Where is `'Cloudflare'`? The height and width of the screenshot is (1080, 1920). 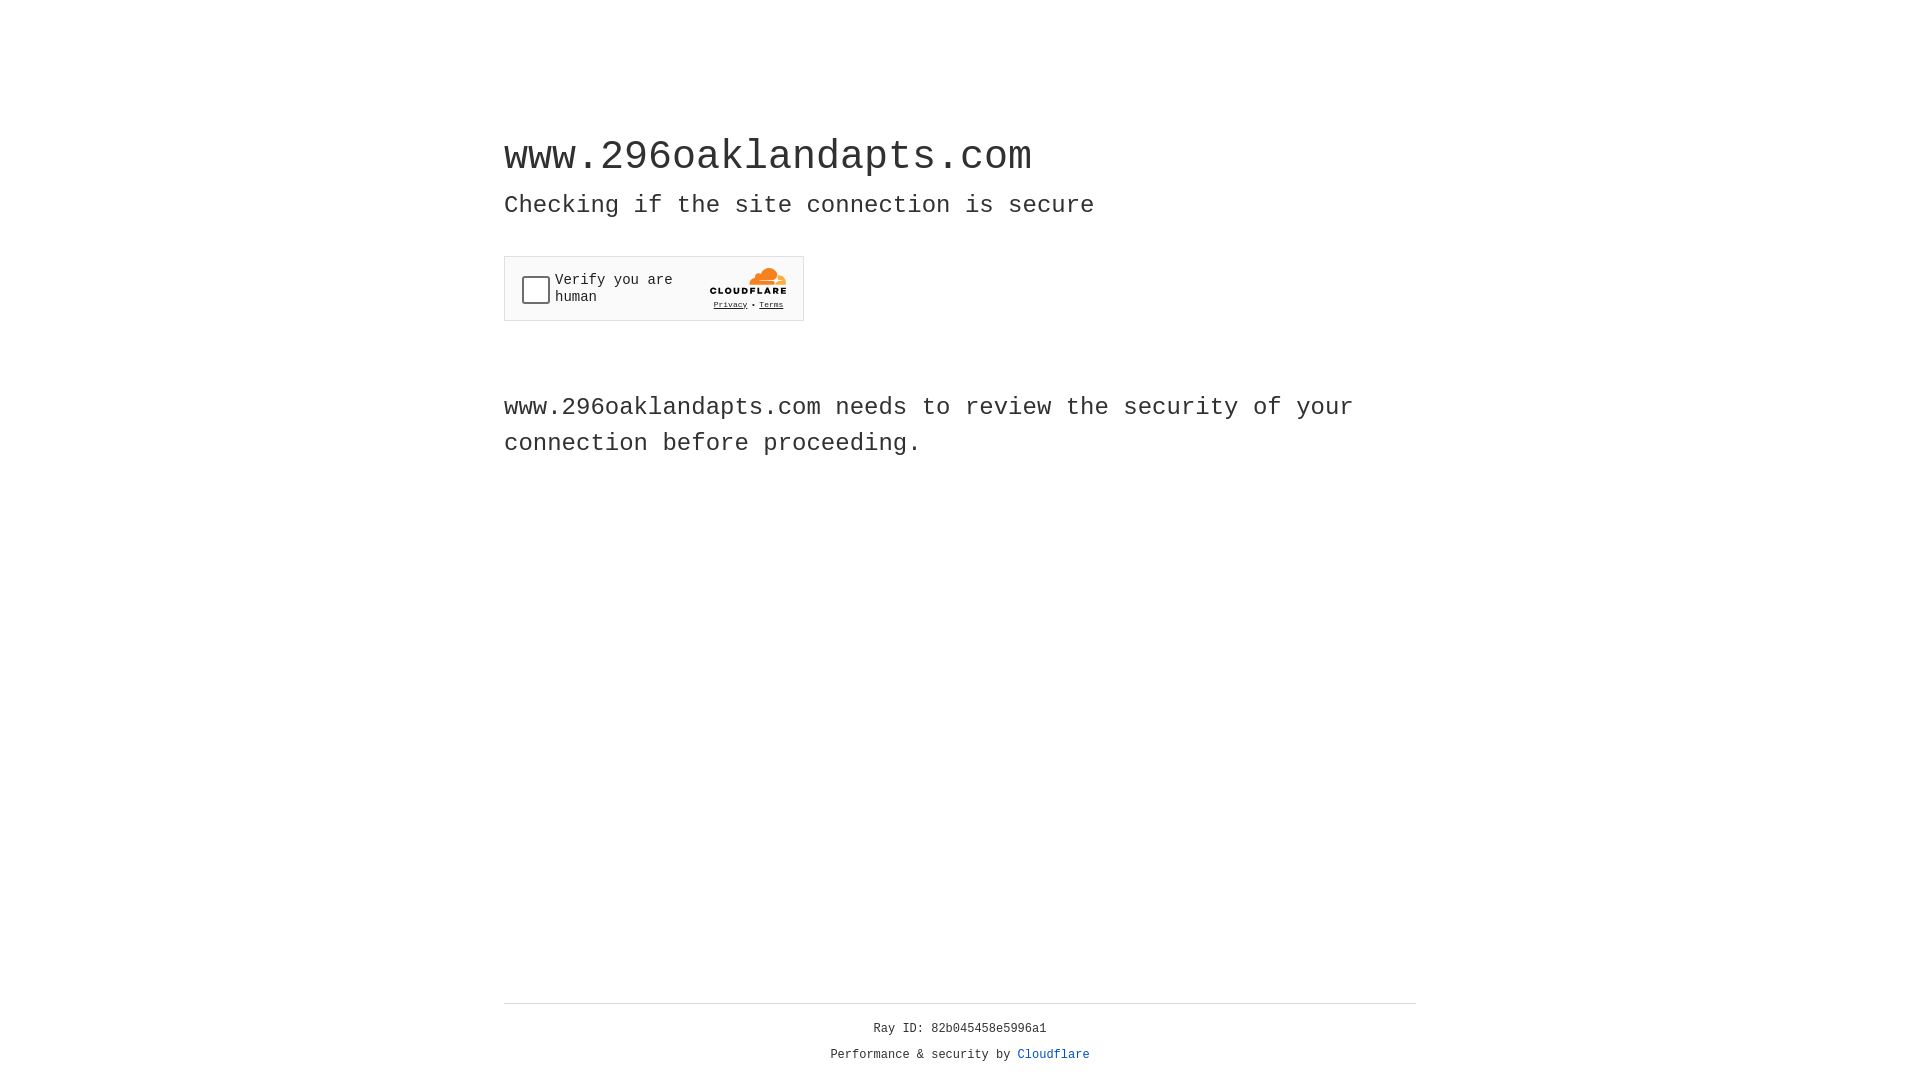
'Cloudflare' is located at coordinates (1053, 1054).